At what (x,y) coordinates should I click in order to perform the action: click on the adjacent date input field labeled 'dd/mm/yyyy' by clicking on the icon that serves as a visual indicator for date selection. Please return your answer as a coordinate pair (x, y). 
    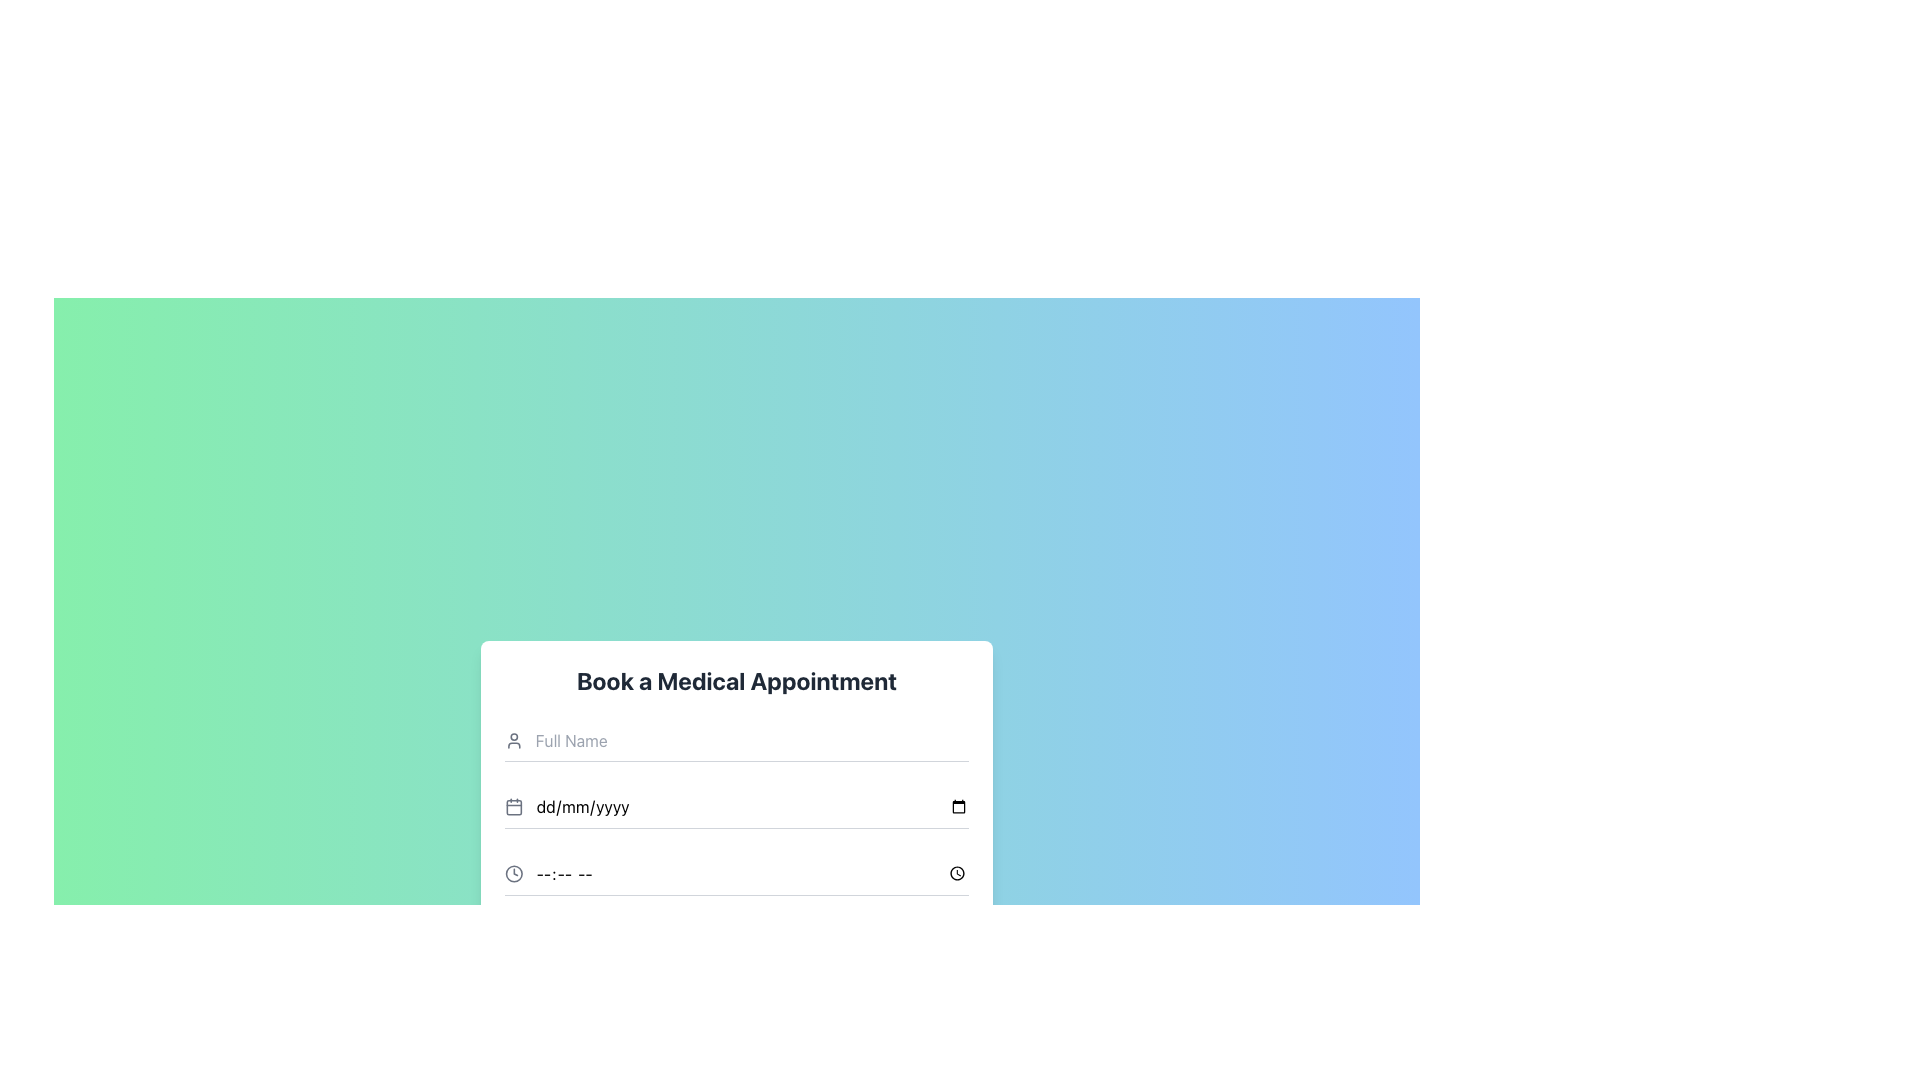
    Looking at the image, I should click on (513, 805).